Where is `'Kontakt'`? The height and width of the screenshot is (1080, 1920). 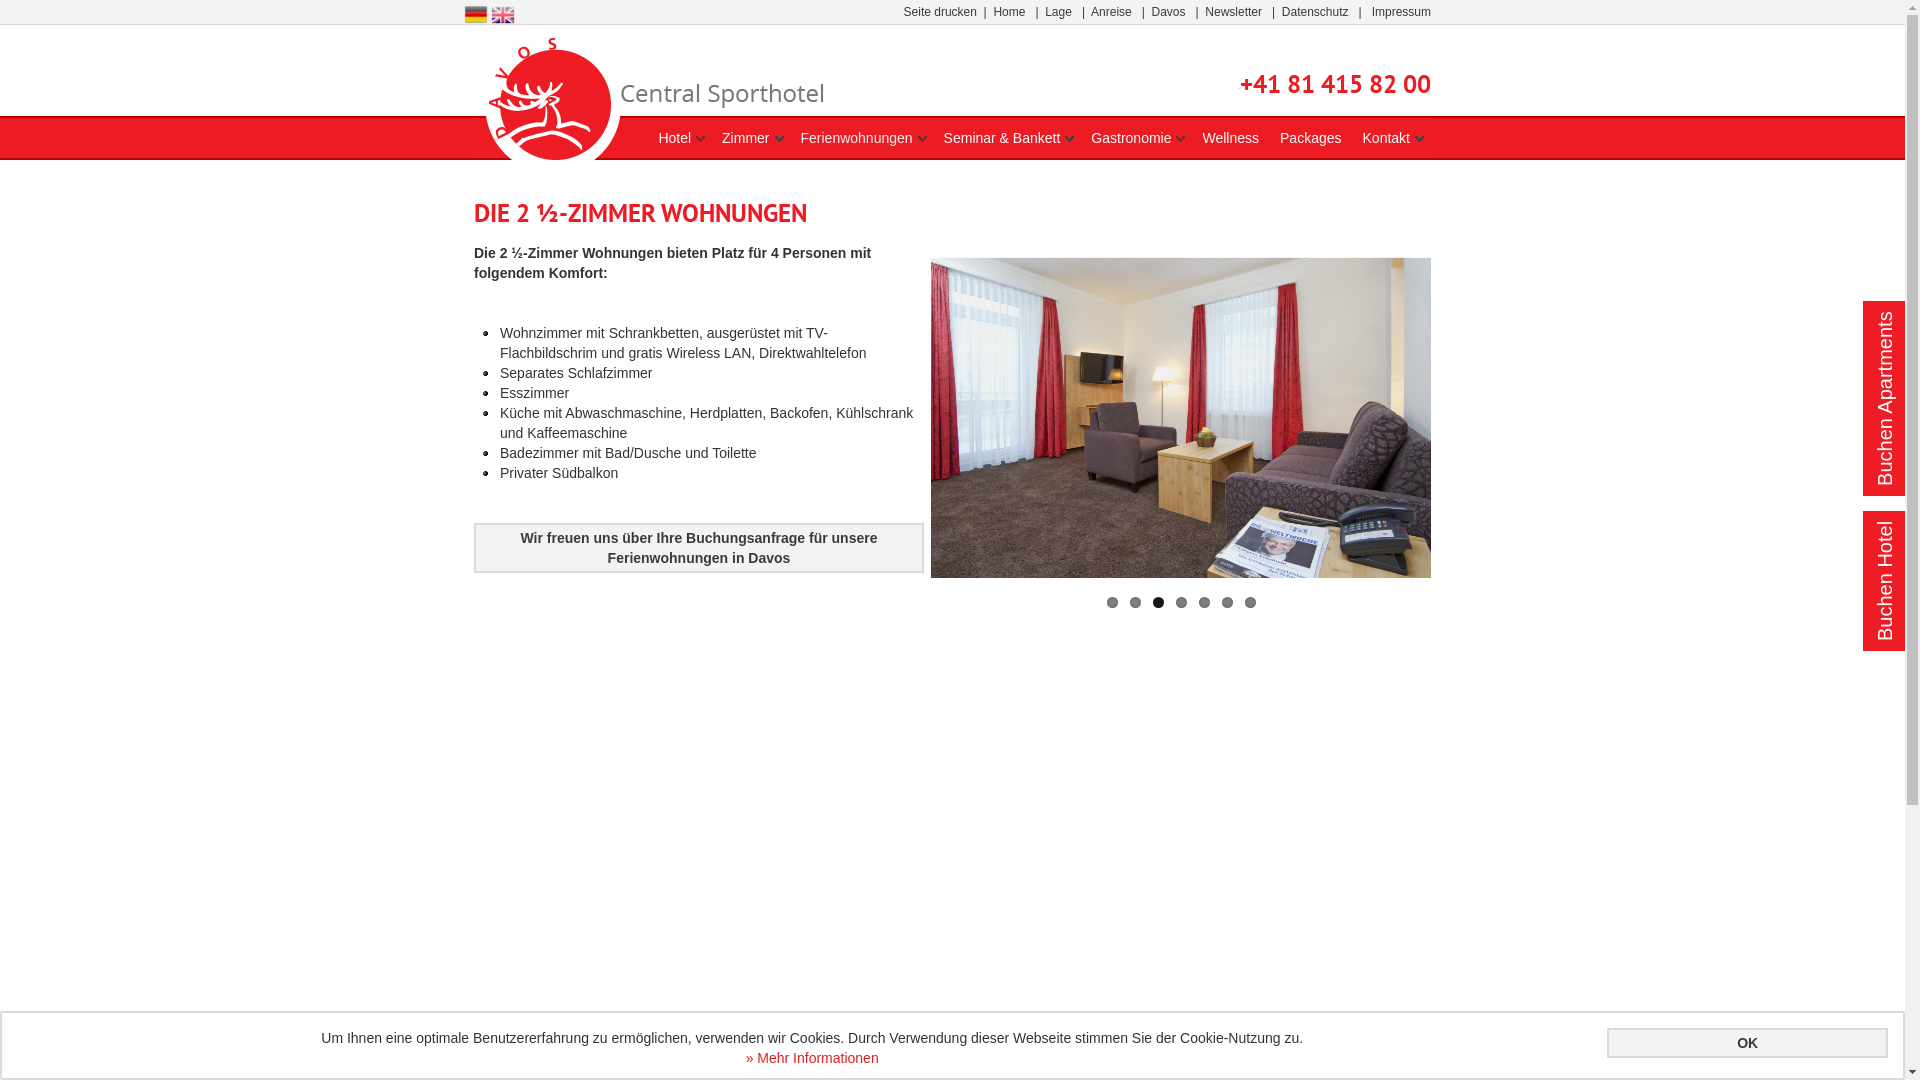
'Kontakt' is located at coordinates (1385, 137).